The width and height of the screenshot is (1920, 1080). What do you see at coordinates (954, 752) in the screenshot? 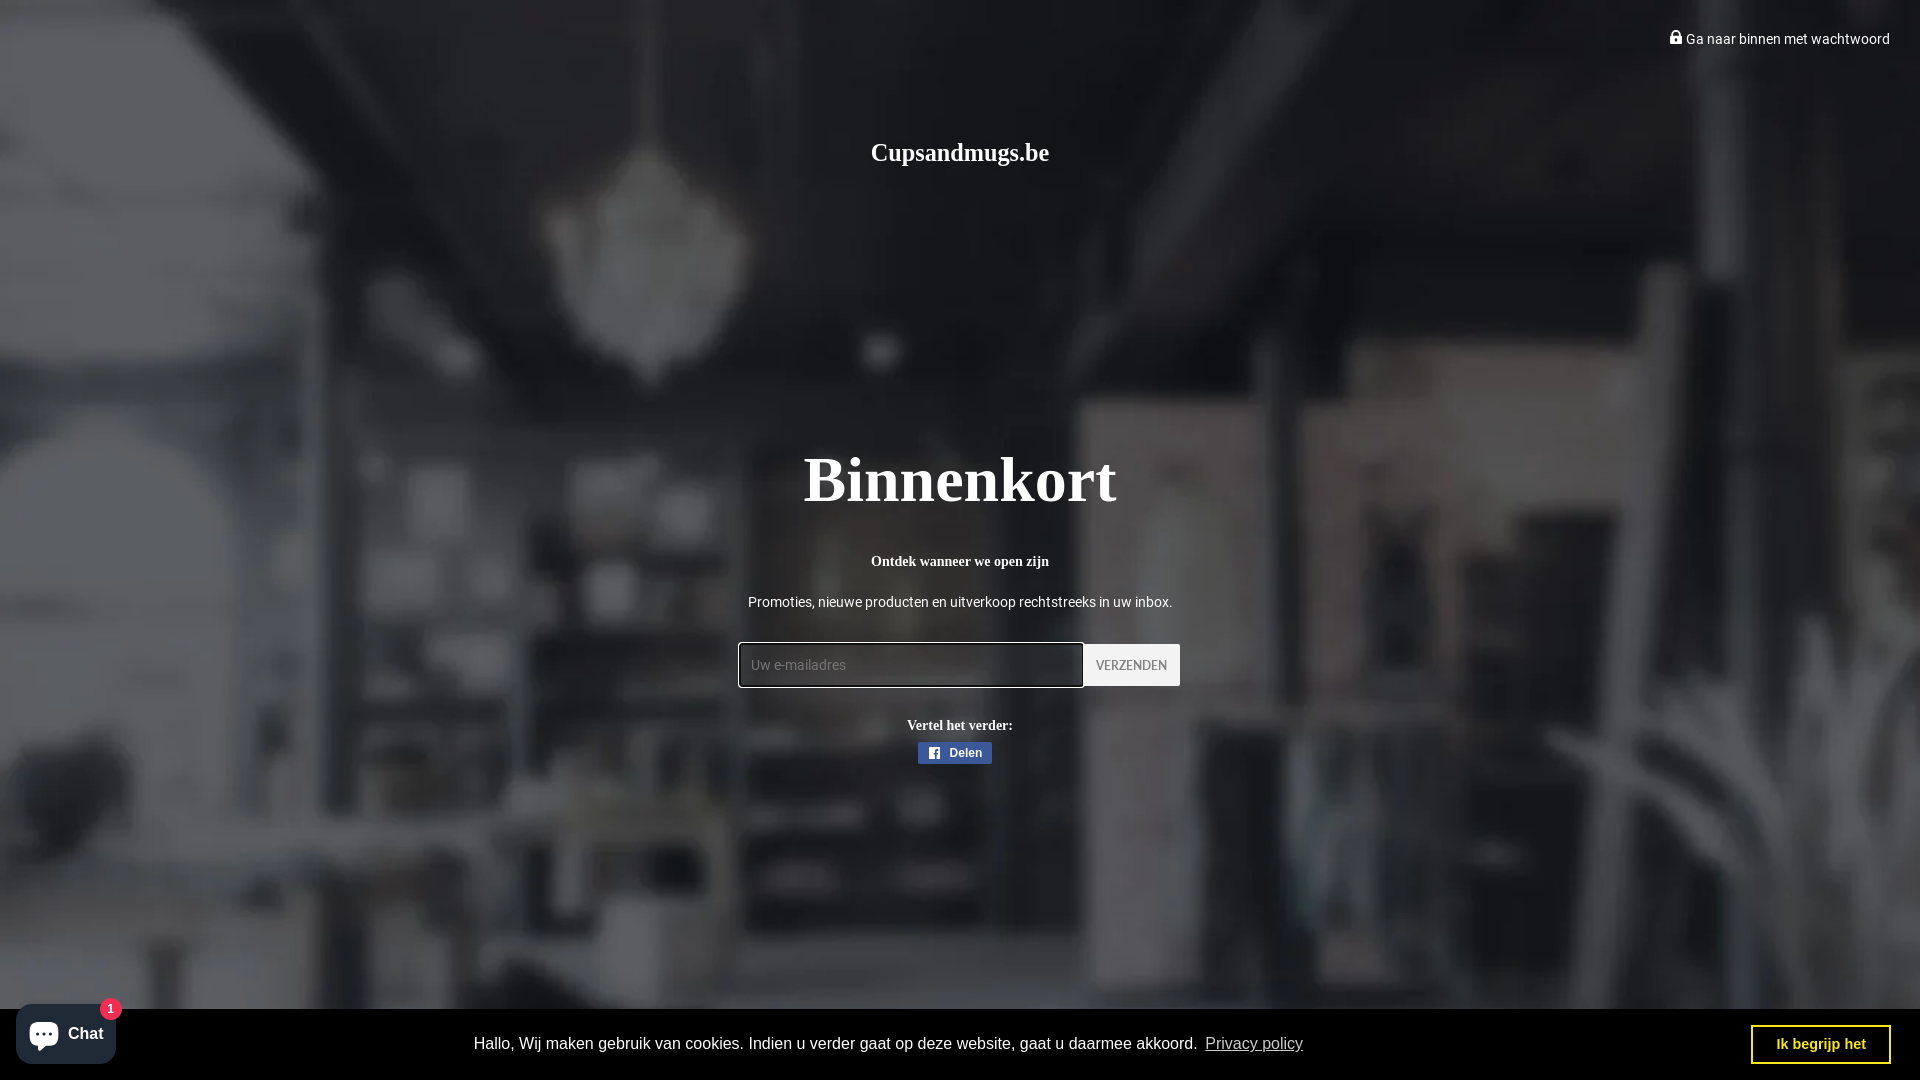
I see `'Delen` at bounding box center [954, 752].